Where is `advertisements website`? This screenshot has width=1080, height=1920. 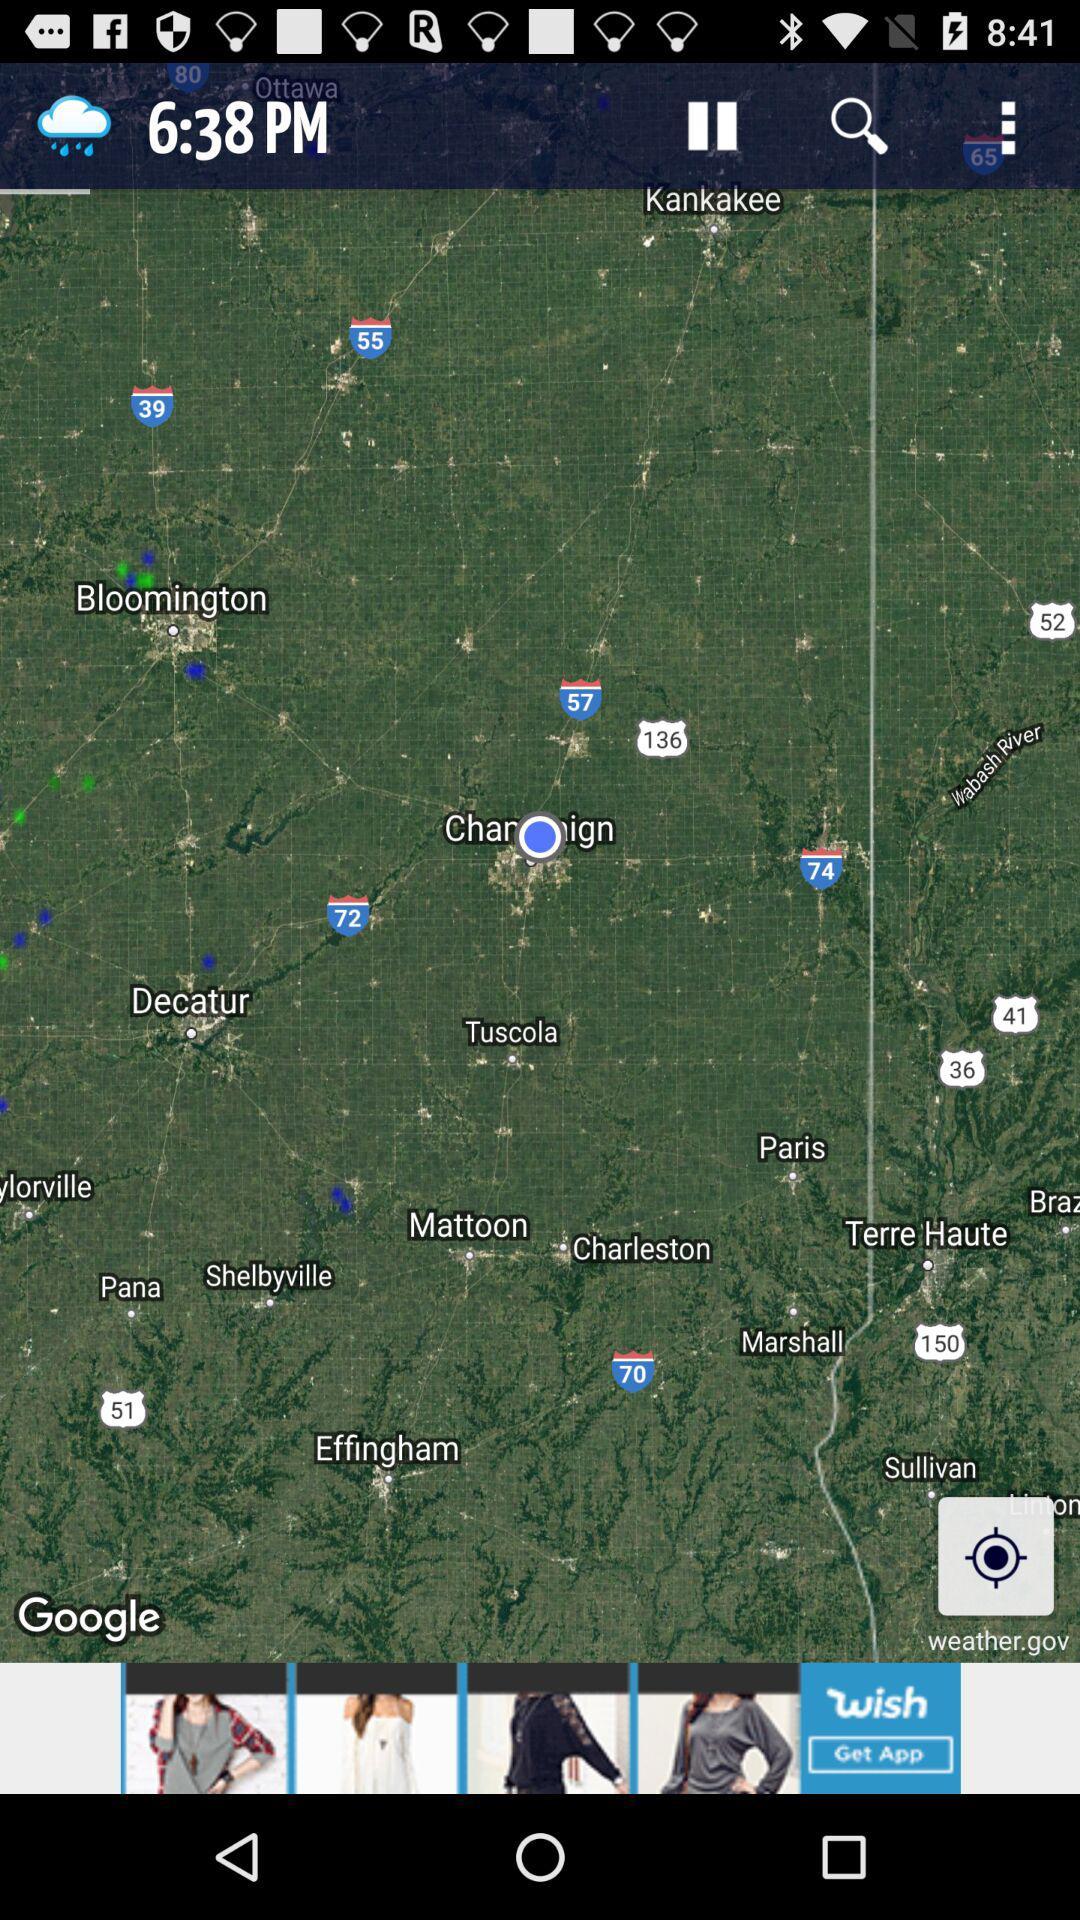 advertisements website is located at coordinates (540, 1727).